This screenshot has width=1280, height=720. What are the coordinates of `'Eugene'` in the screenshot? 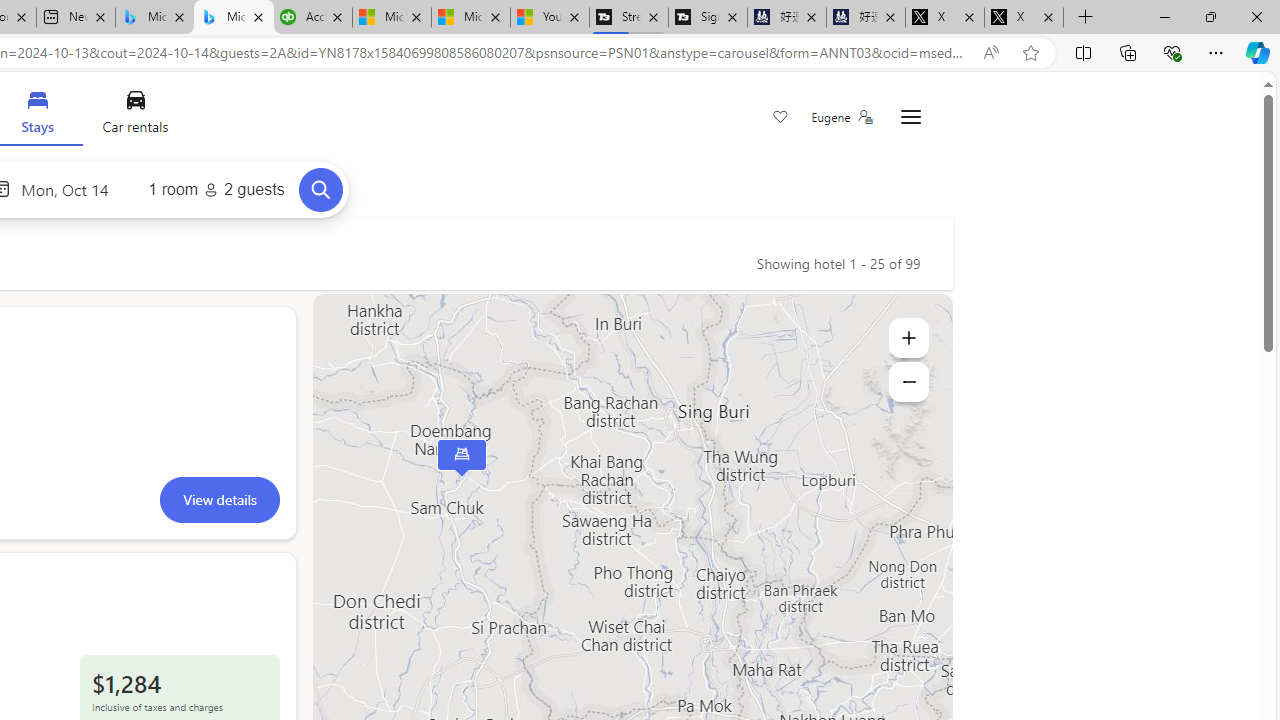 It's located at (841, 117).